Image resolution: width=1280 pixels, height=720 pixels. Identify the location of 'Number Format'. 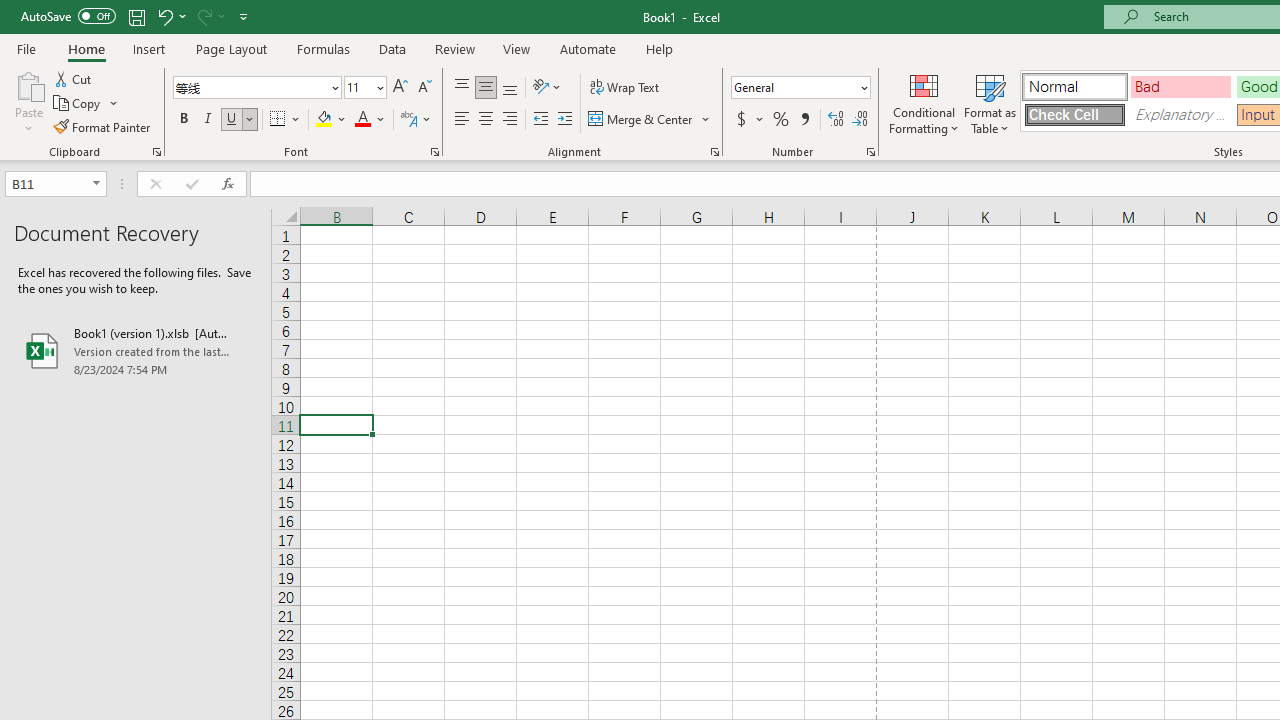
(793, 86).